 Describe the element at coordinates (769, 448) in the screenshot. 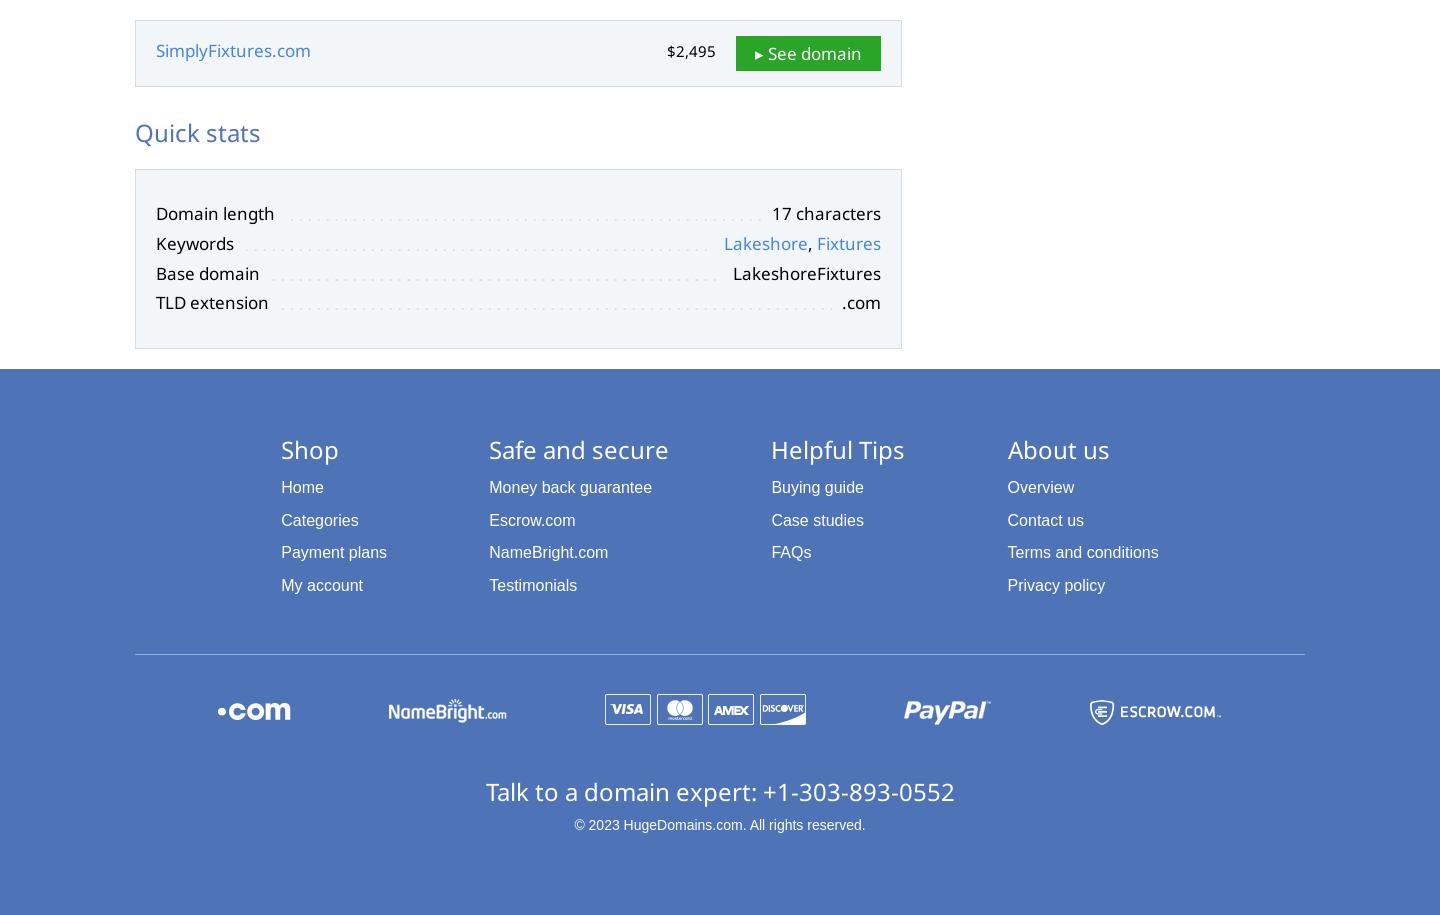

I see `'Helpful Tips'` at that location.